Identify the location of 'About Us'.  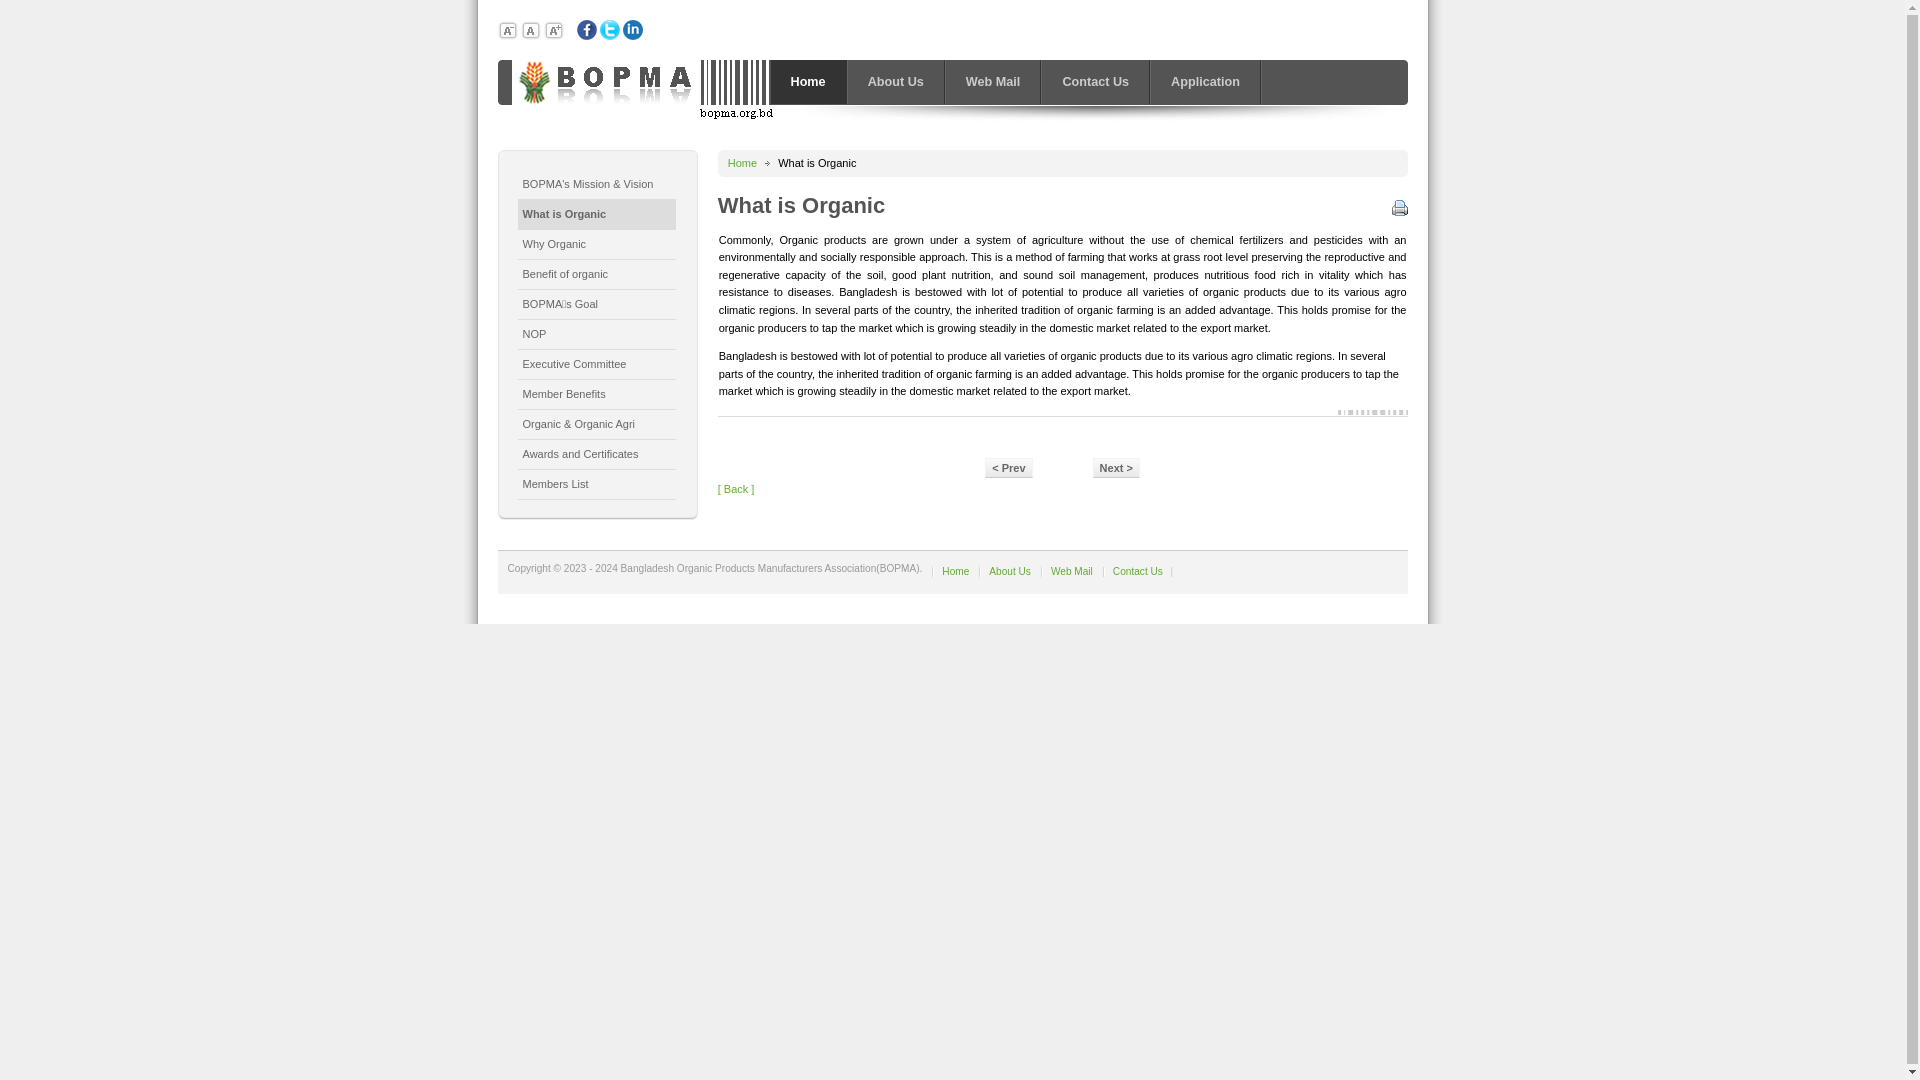
(895, 80).